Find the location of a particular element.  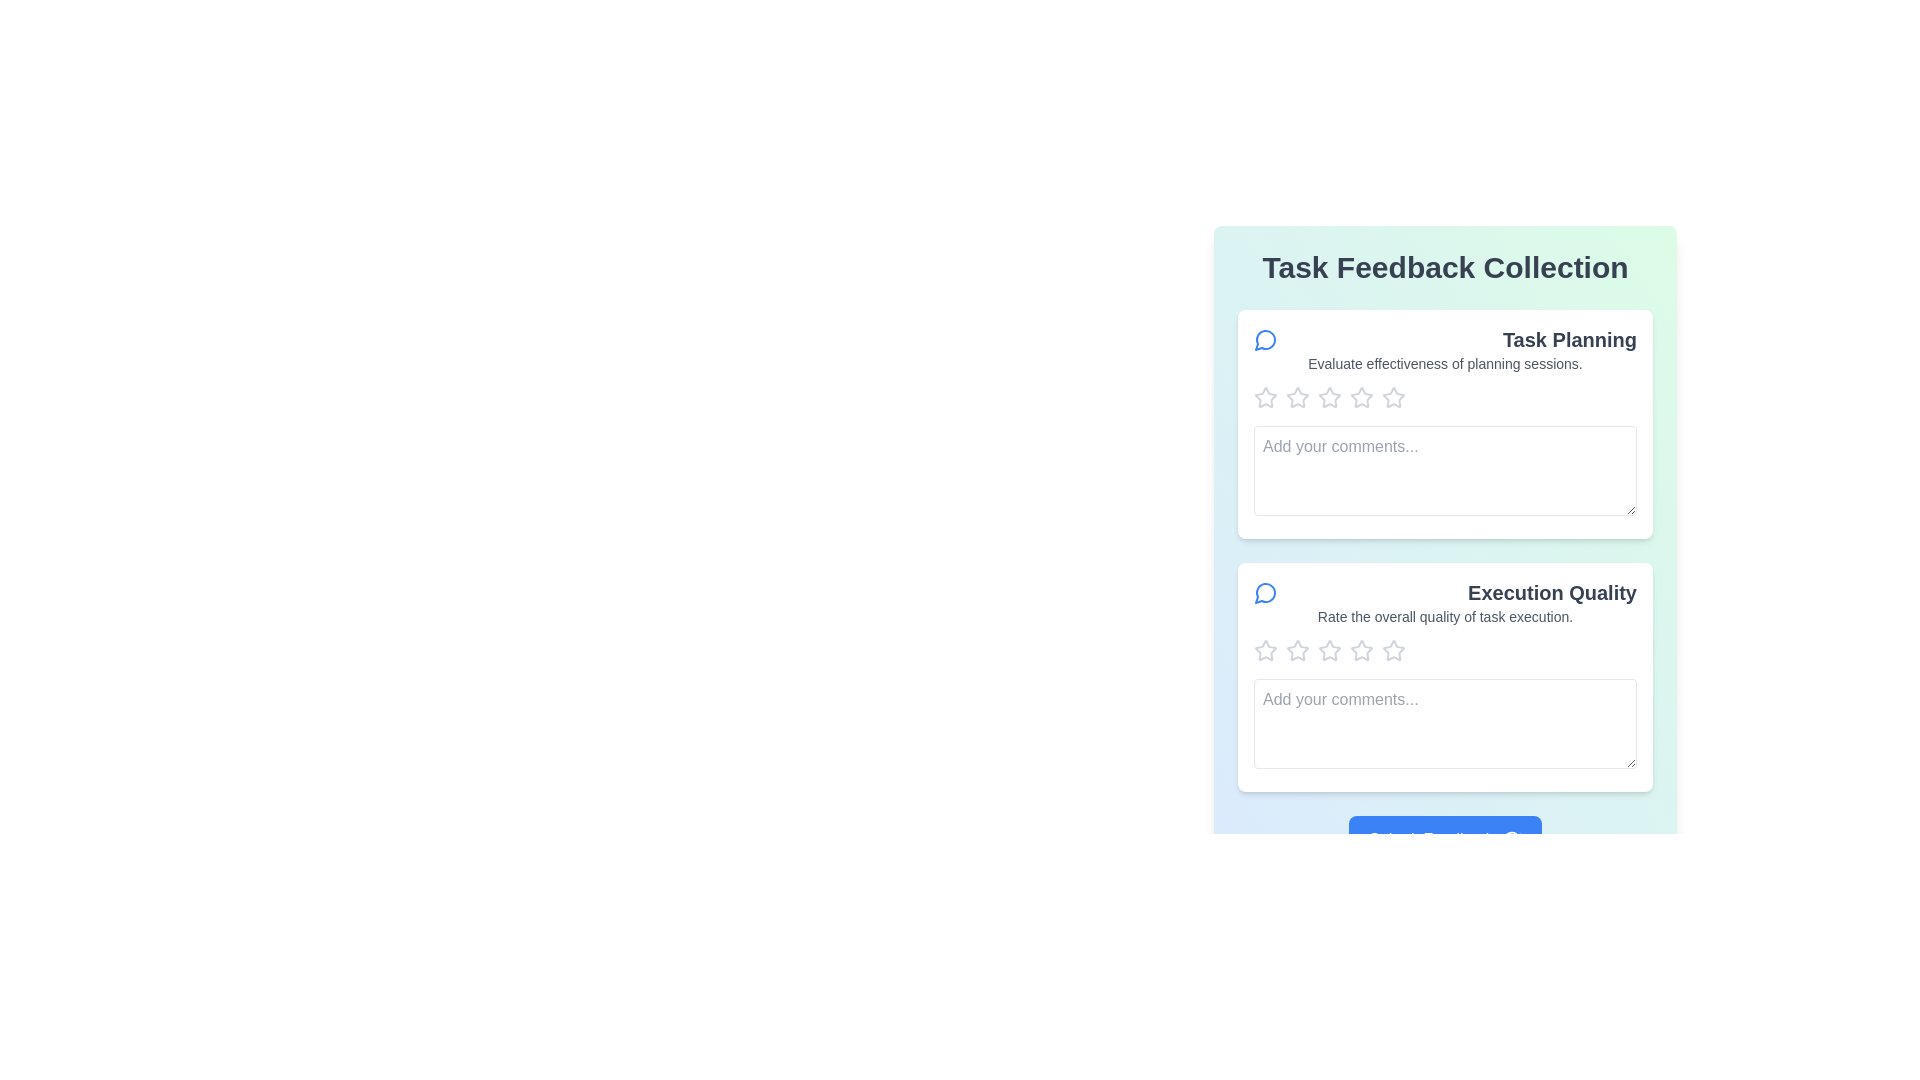

the second star icon in the rating system located in the 'Task Planning' section is located at coordinates (1329, 397).